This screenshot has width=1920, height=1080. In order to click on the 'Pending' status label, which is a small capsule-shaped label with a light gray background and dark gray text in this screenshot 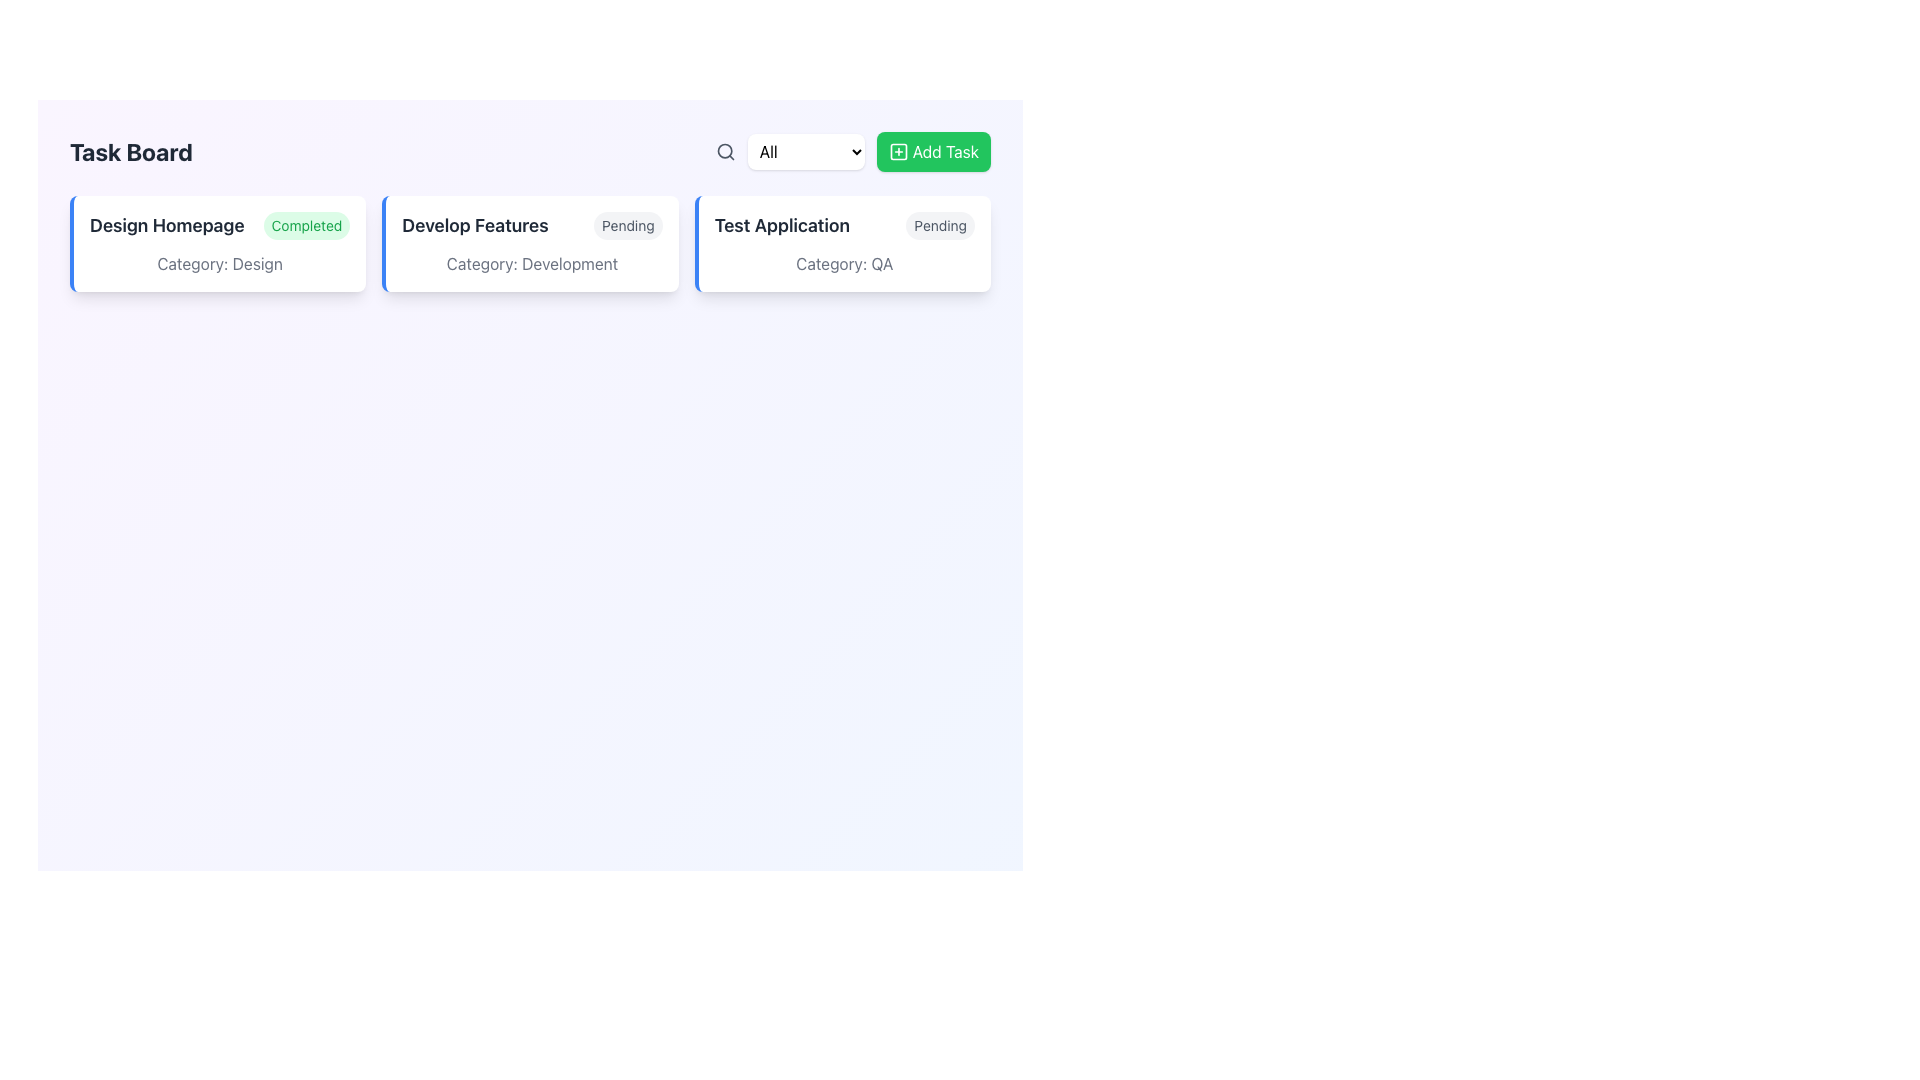, I will do `click(939, 225)`.